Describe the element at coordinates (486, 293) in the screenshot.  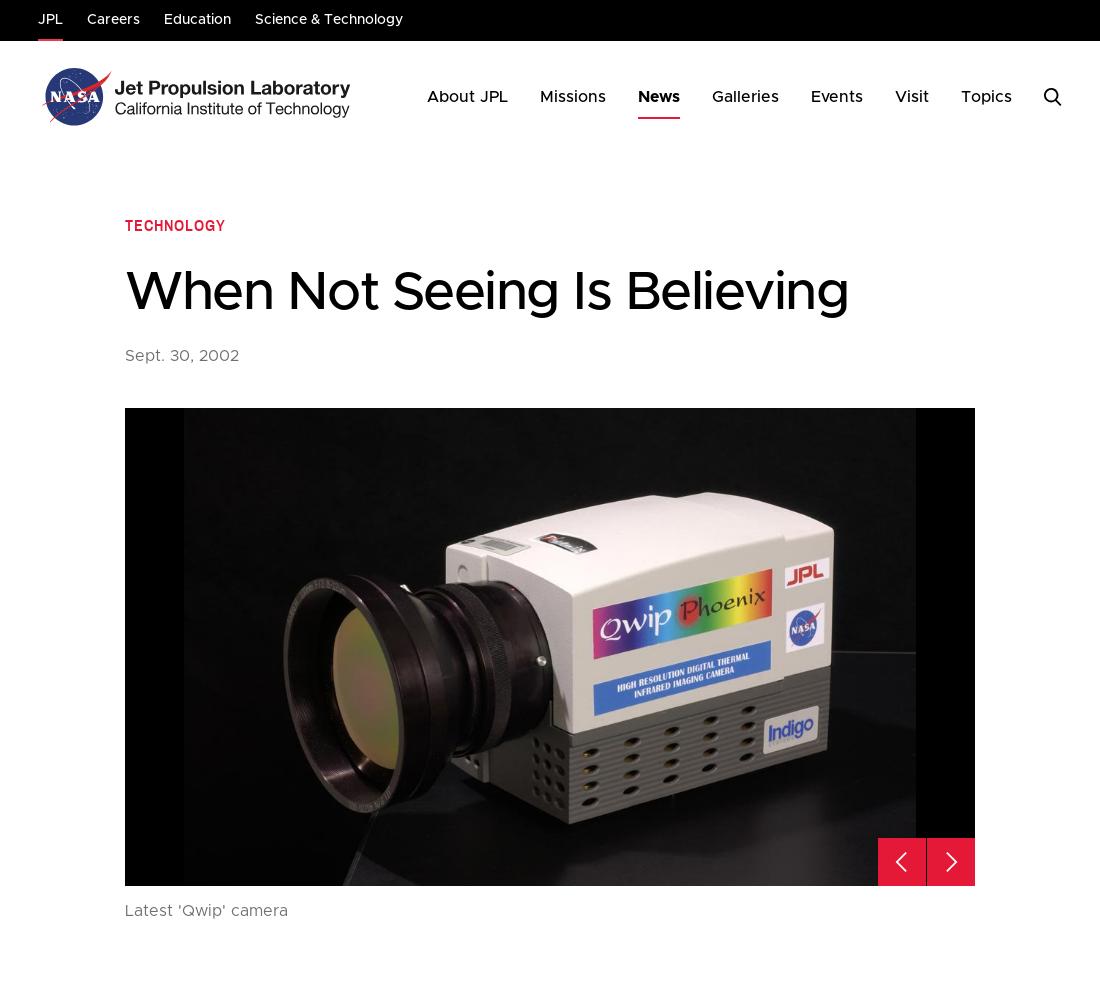
I see `'When Not Seeing Is Believing'` at that location.